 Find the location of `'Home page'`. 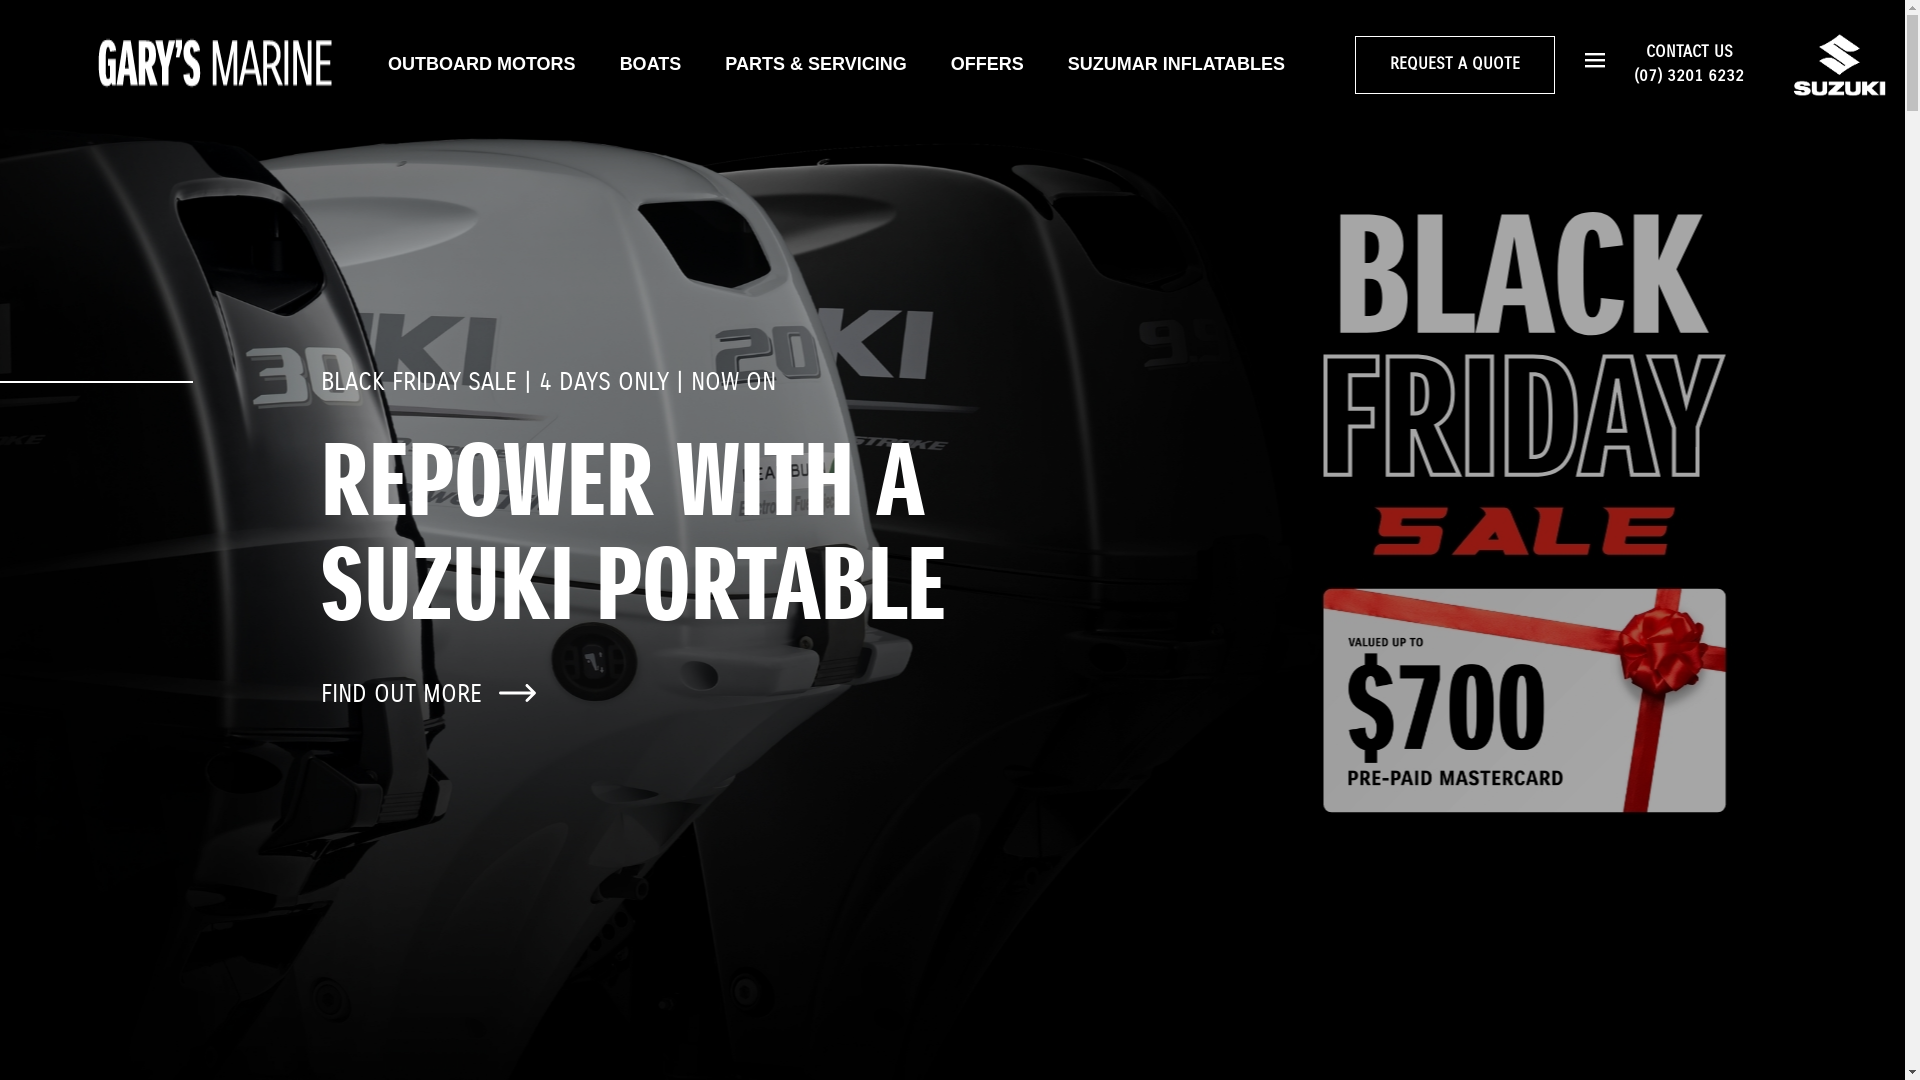

'Home page' is located at coordinates (215, 63).